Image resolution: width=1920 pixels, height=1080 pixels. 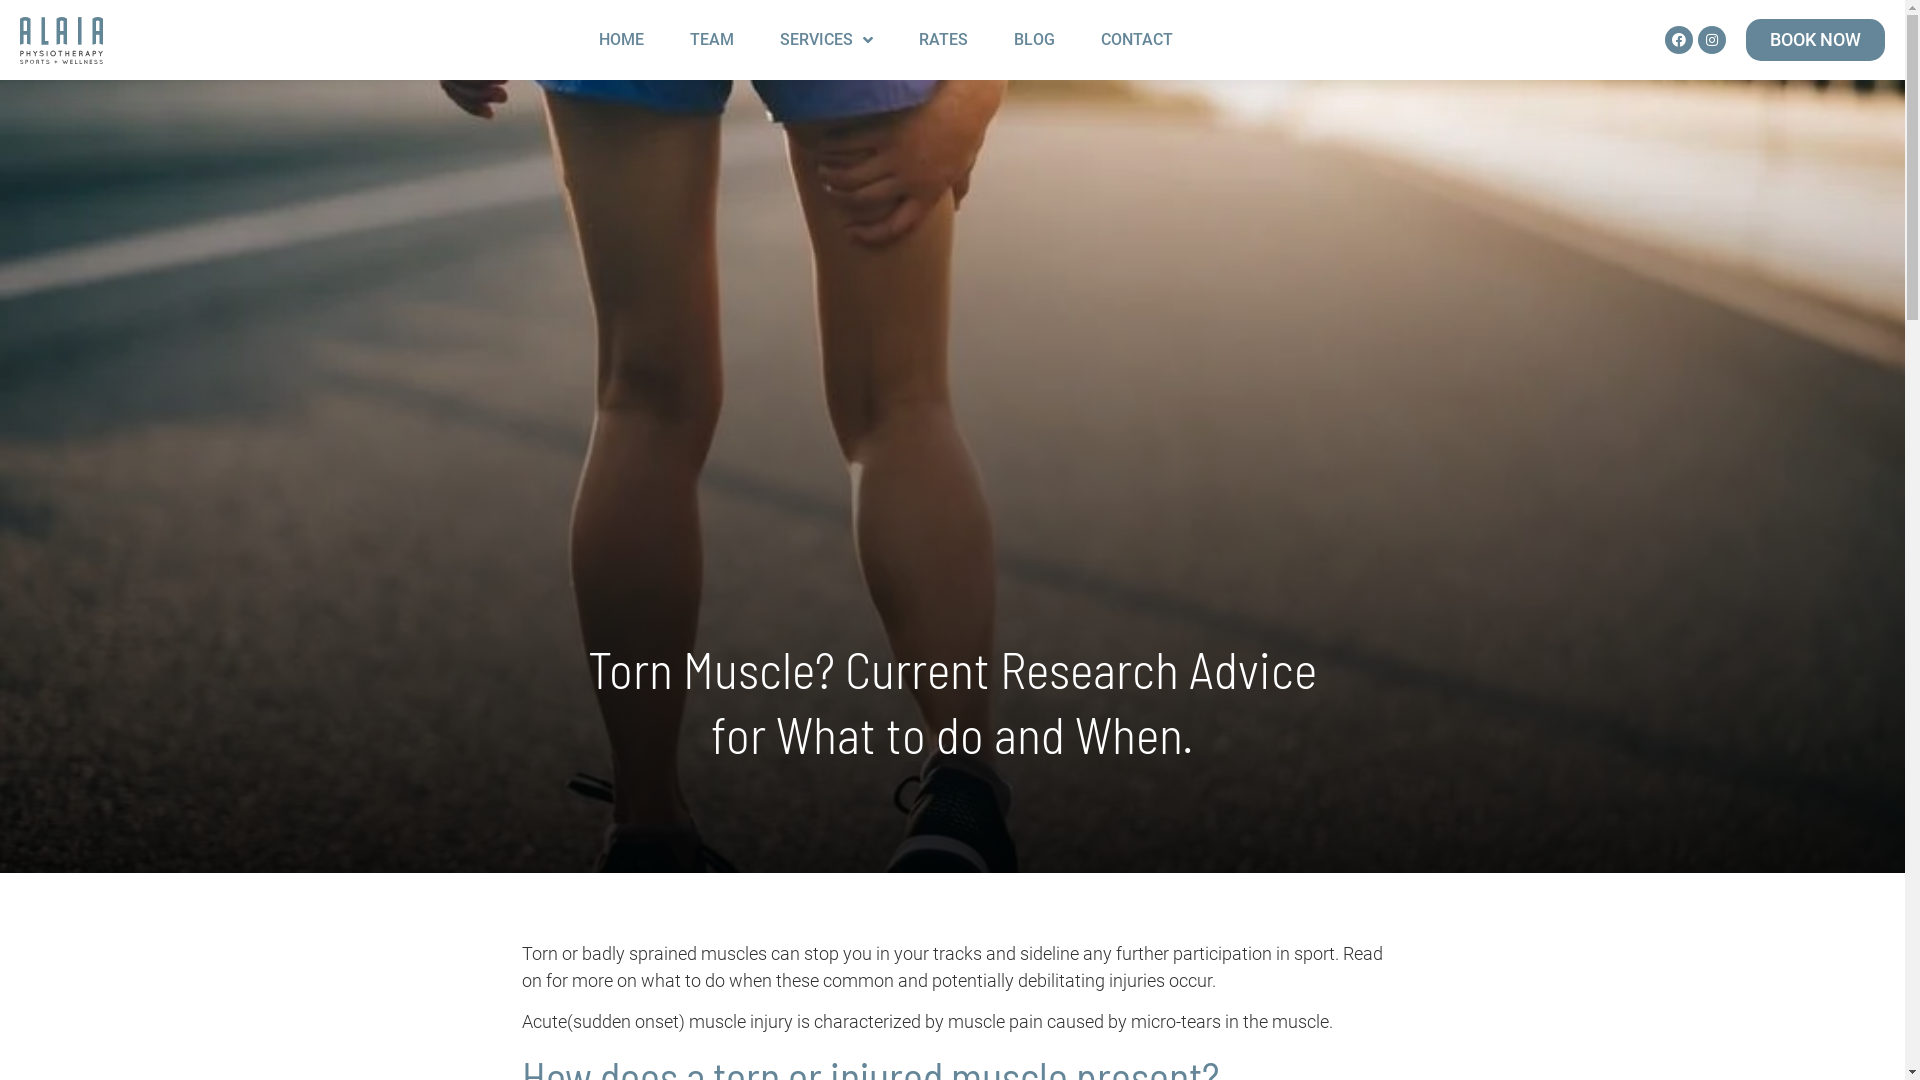 What do you see at coordinates (993, 39) in the screenshot?
I see `'BLOG'` at bounding box center [993, 39].